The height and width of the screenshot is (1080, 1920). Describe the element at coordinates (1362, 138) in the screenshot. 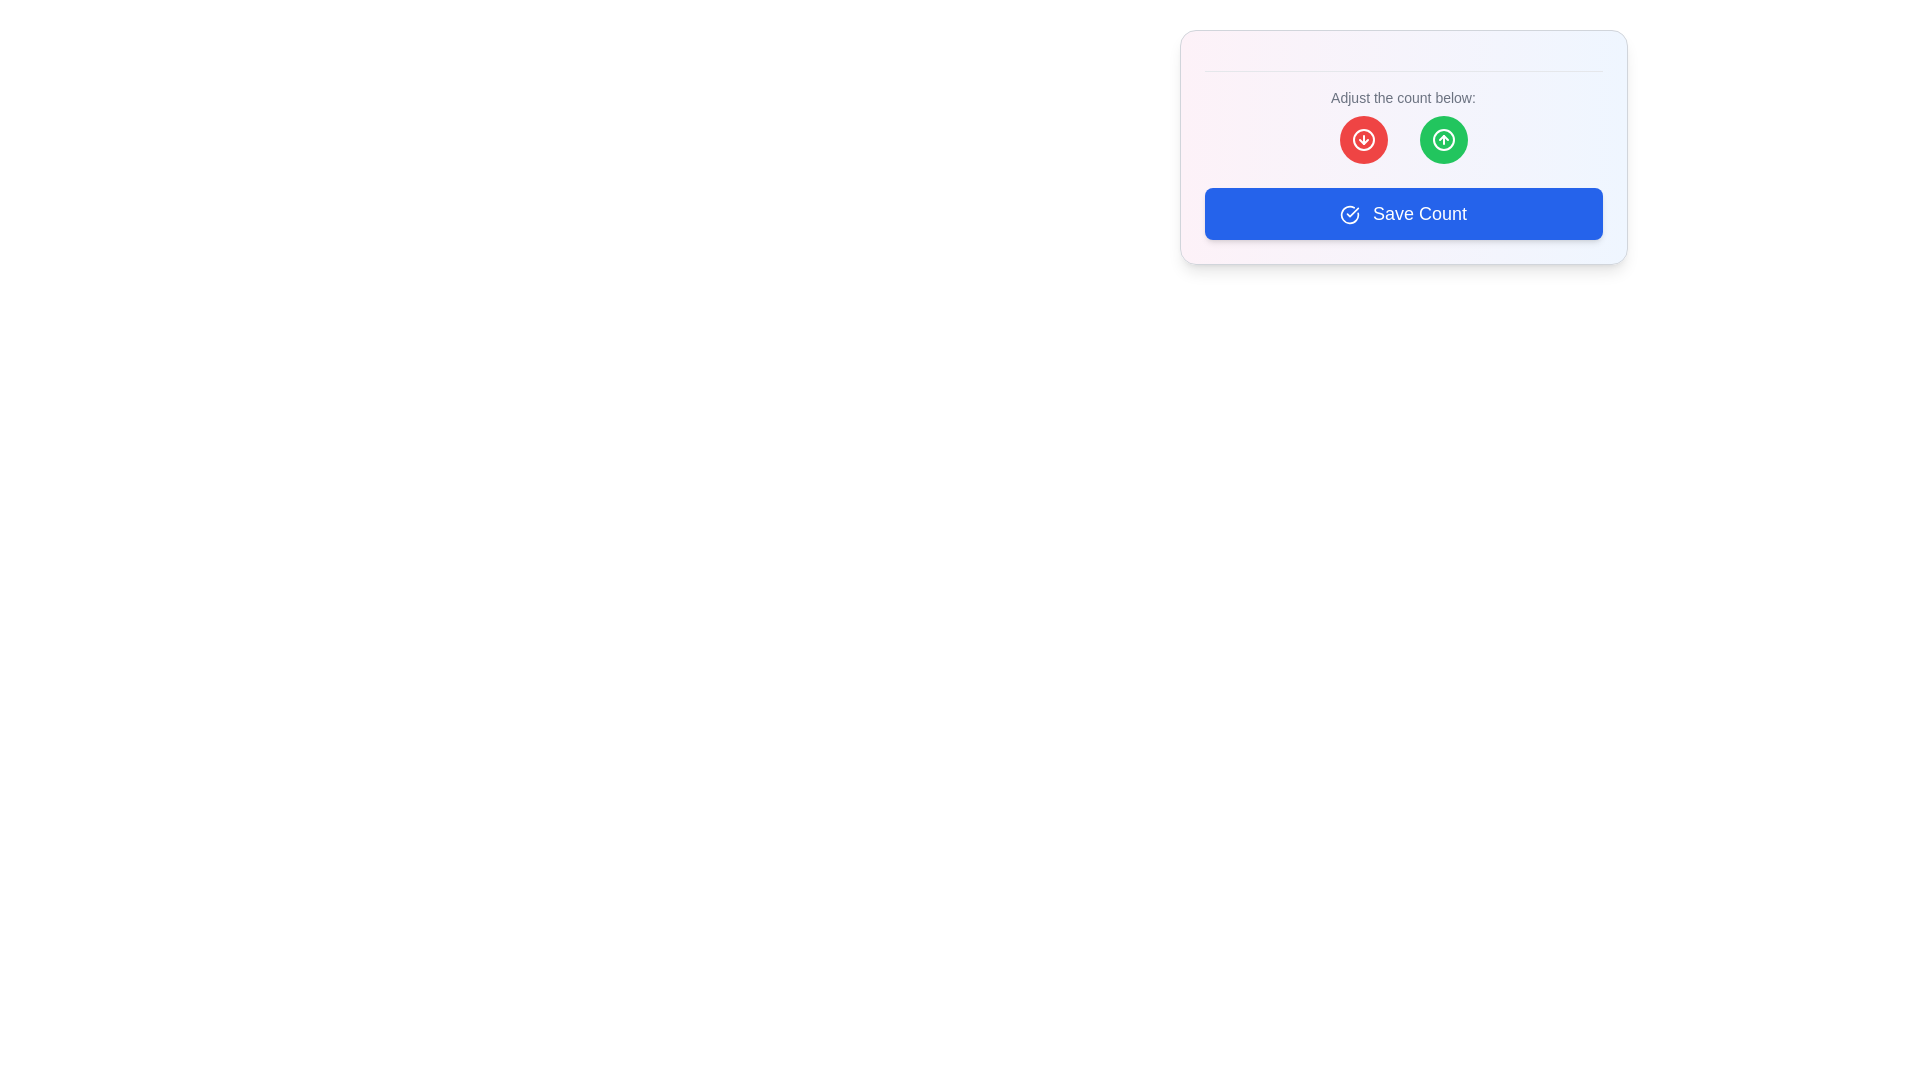

I see `the circular red button with a downward arrow` at that location.